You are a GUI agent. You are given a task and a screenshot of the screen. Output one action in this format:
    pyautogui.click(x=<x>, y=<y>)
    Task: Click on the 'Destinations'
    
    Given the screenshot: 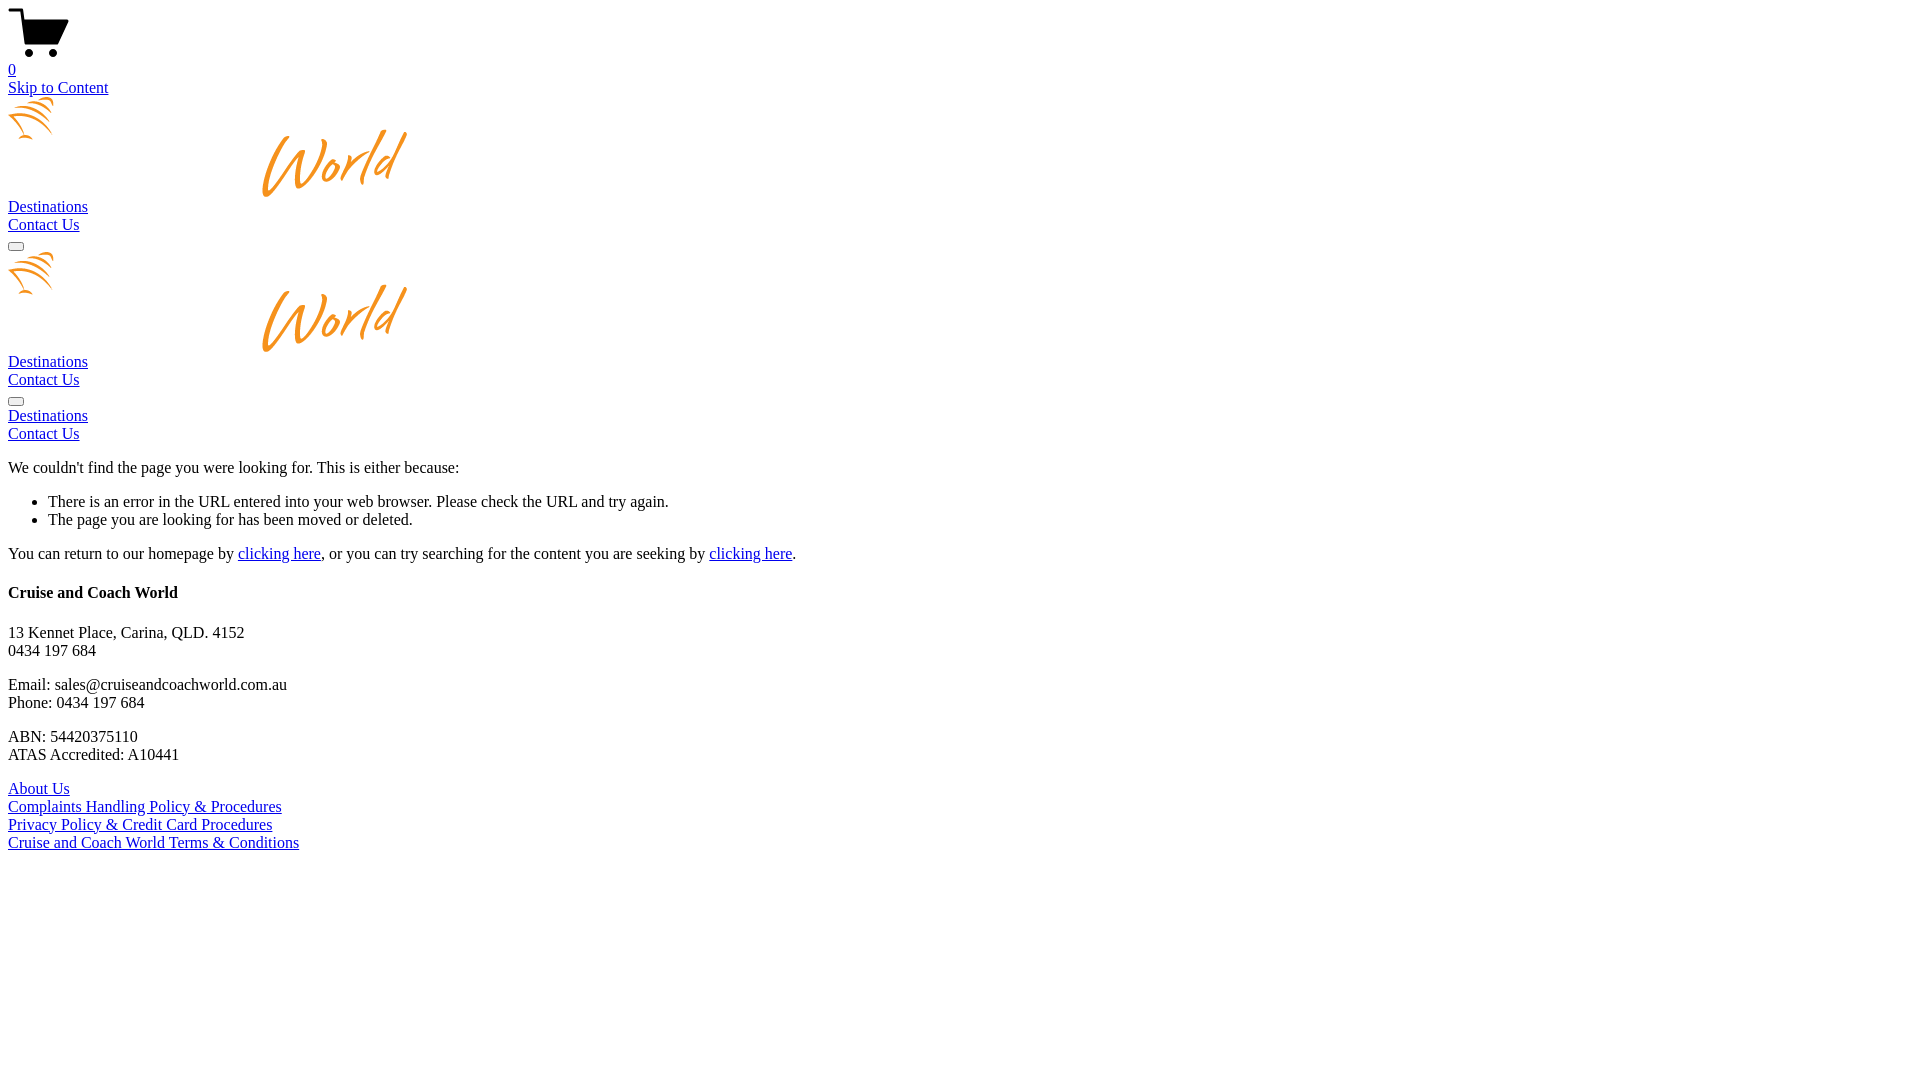 What is the action you would take?
    pyautogui.click(x=48, y=206)
    